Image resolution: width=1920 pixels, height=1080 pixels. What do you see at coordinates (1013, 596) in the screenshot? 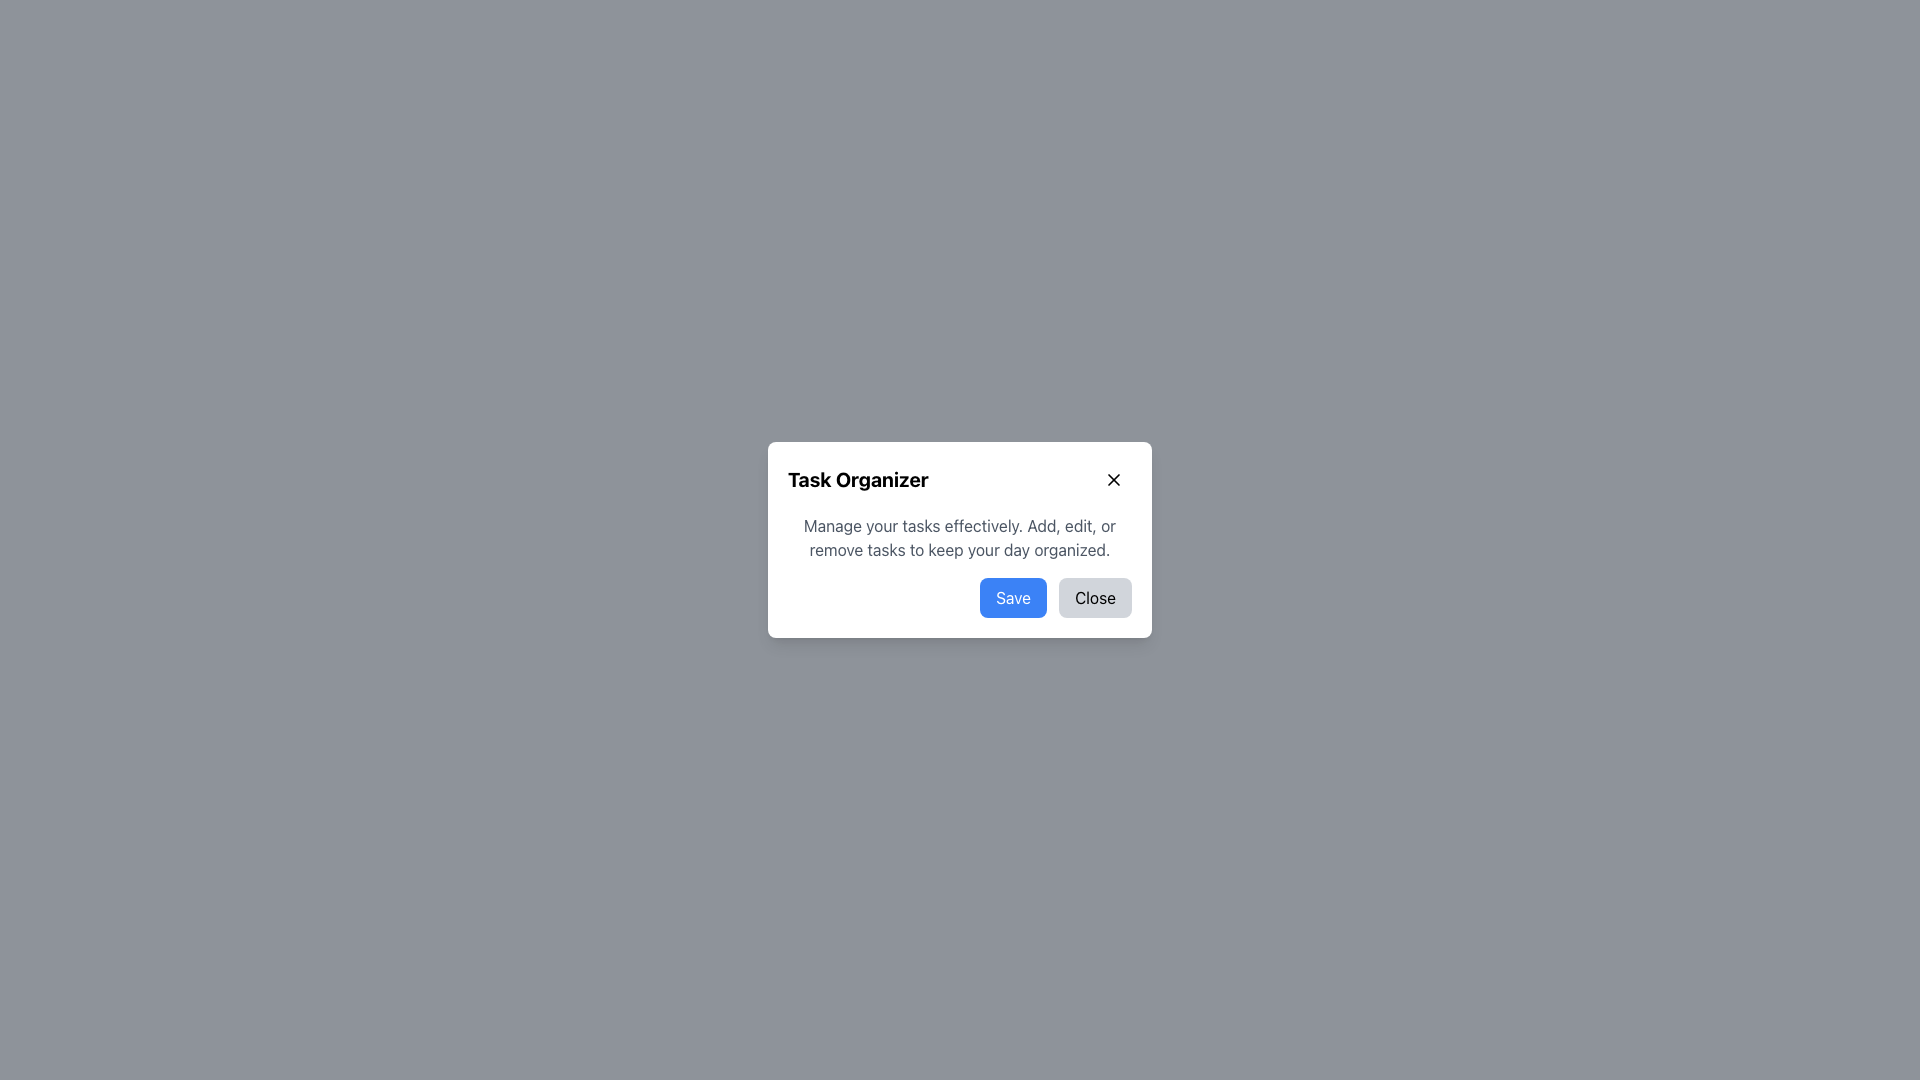
I see `the 'Save' button located at the bottom right corner of the 'Task Organizer' dialog` at bounding box center [1013, 596].